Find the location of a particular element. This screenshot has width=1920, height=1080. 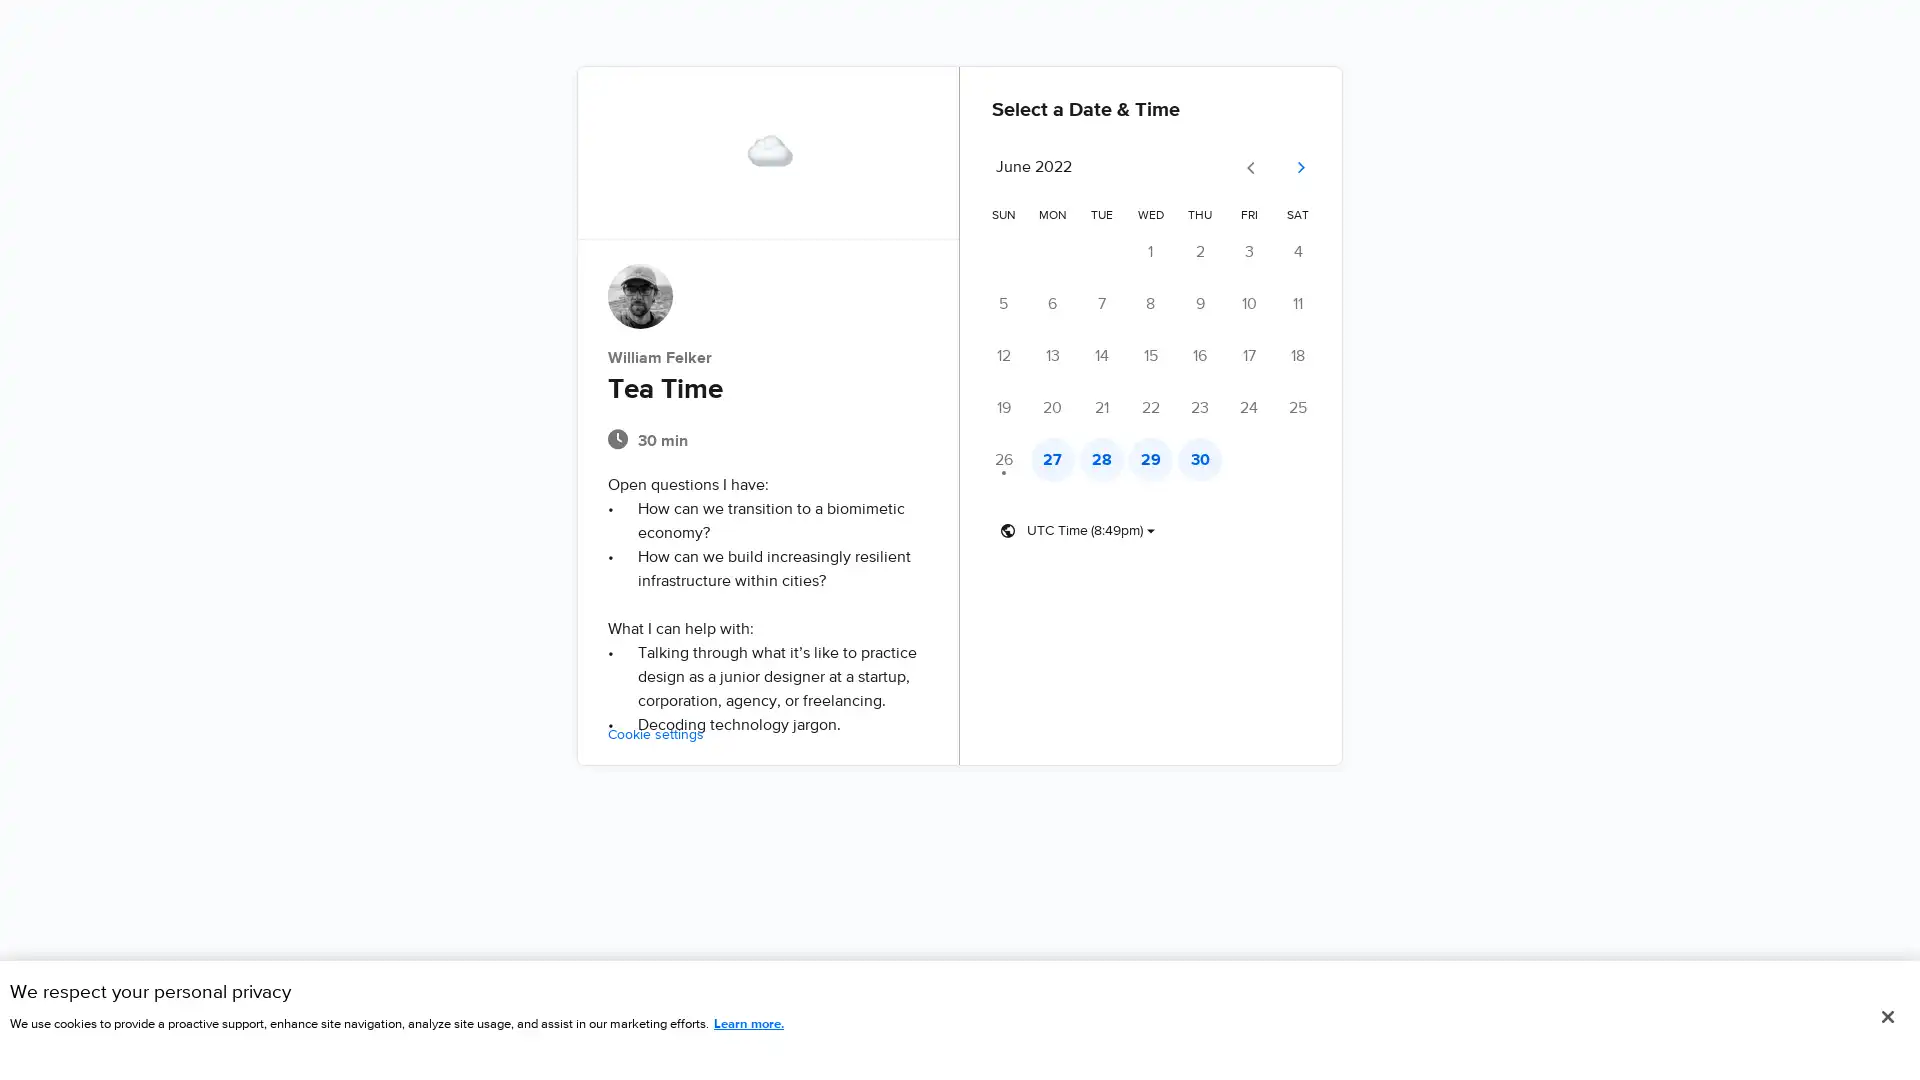

Monday, June 27 - Times available is located at coordinates (1055, 459).